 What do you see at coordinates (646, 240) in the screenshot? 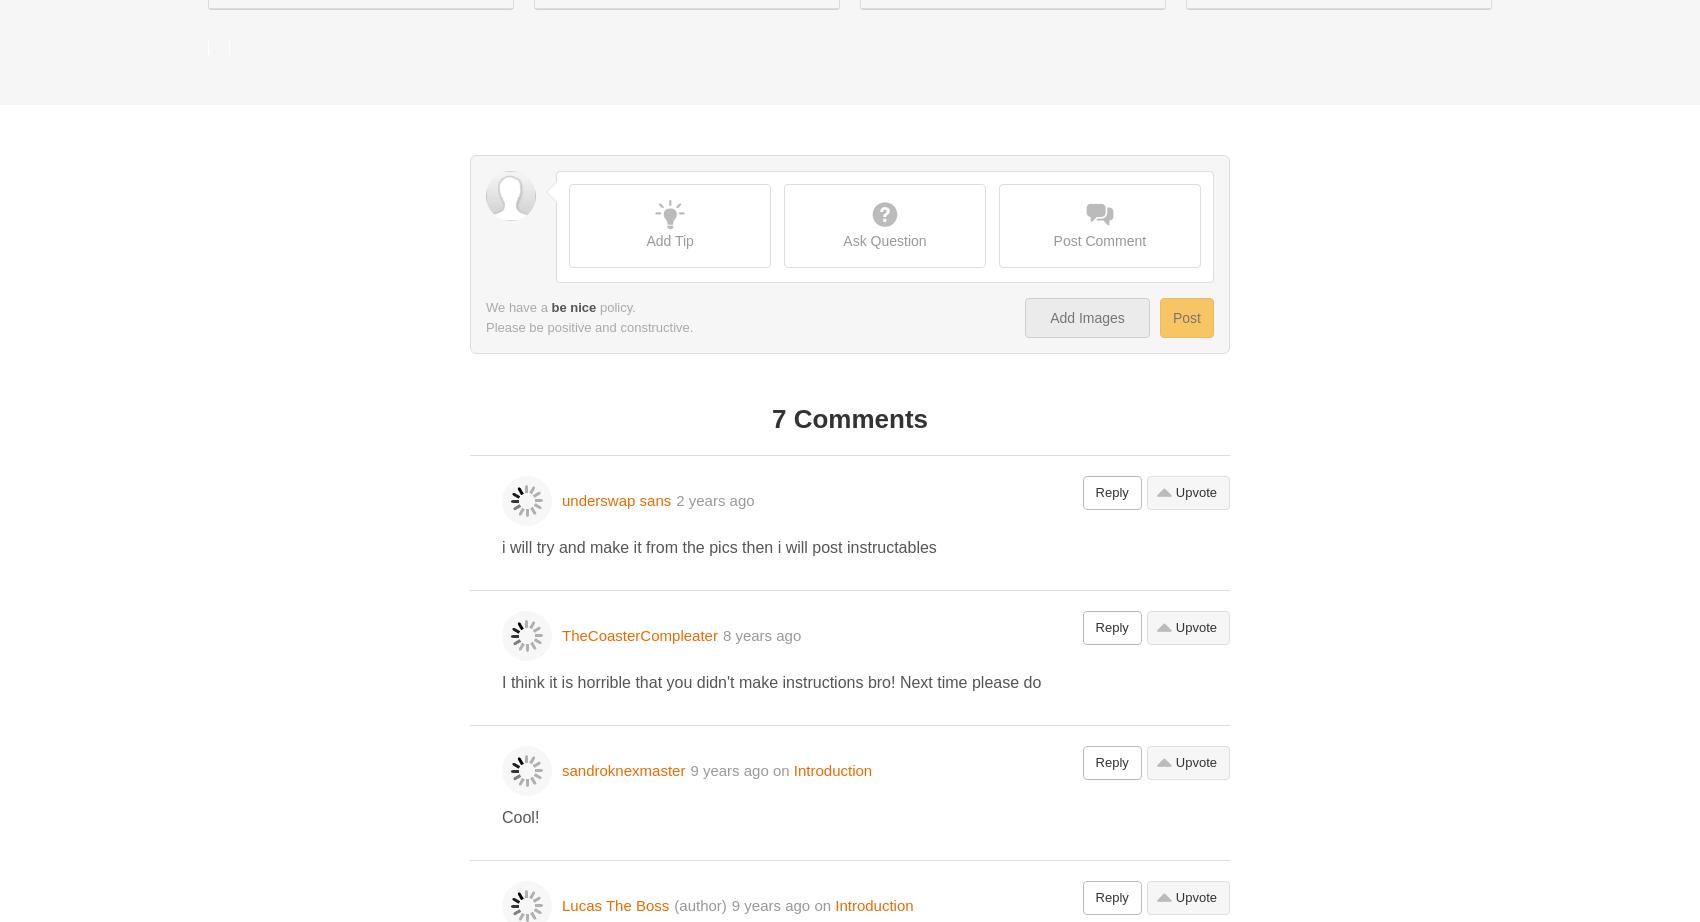
I see `'Add Tip'` at bounding box center [646, 240].